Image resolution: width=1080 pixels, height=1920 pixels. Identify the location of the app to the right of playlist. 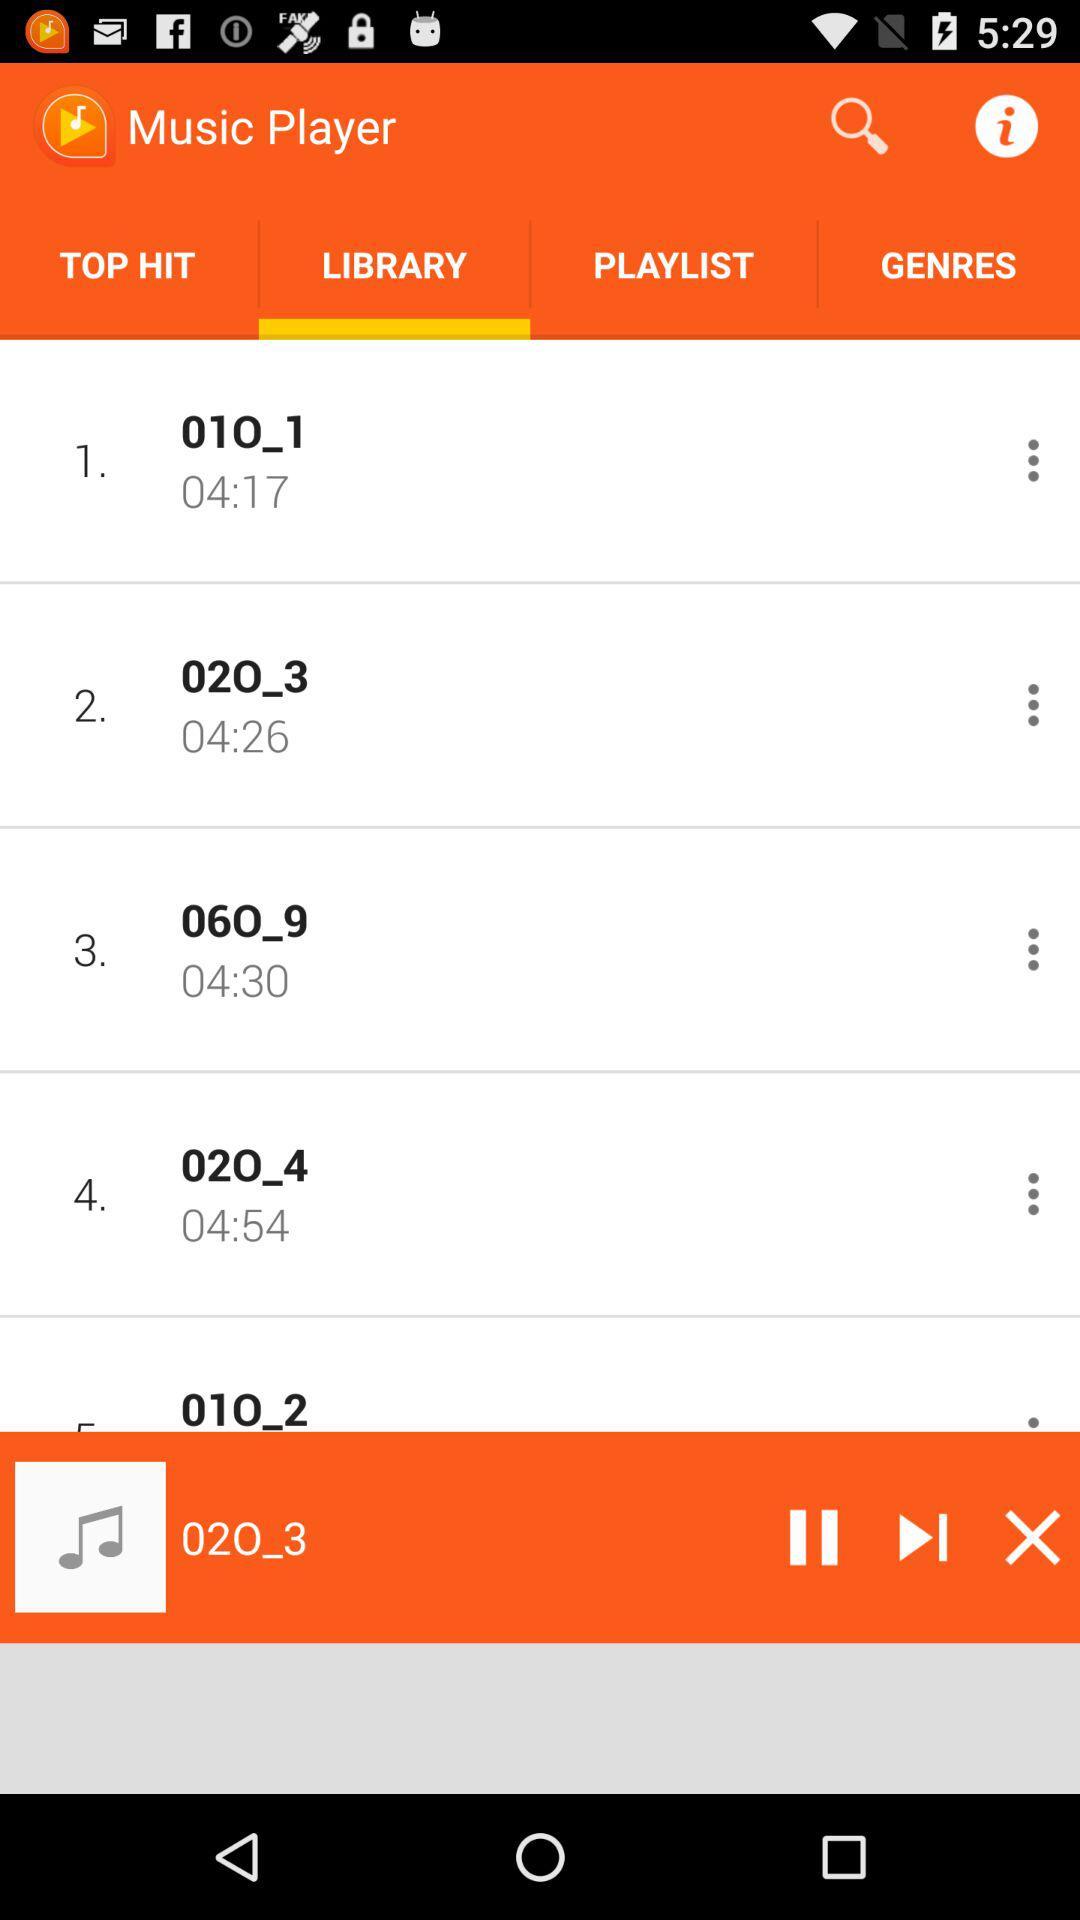
(947, 263).